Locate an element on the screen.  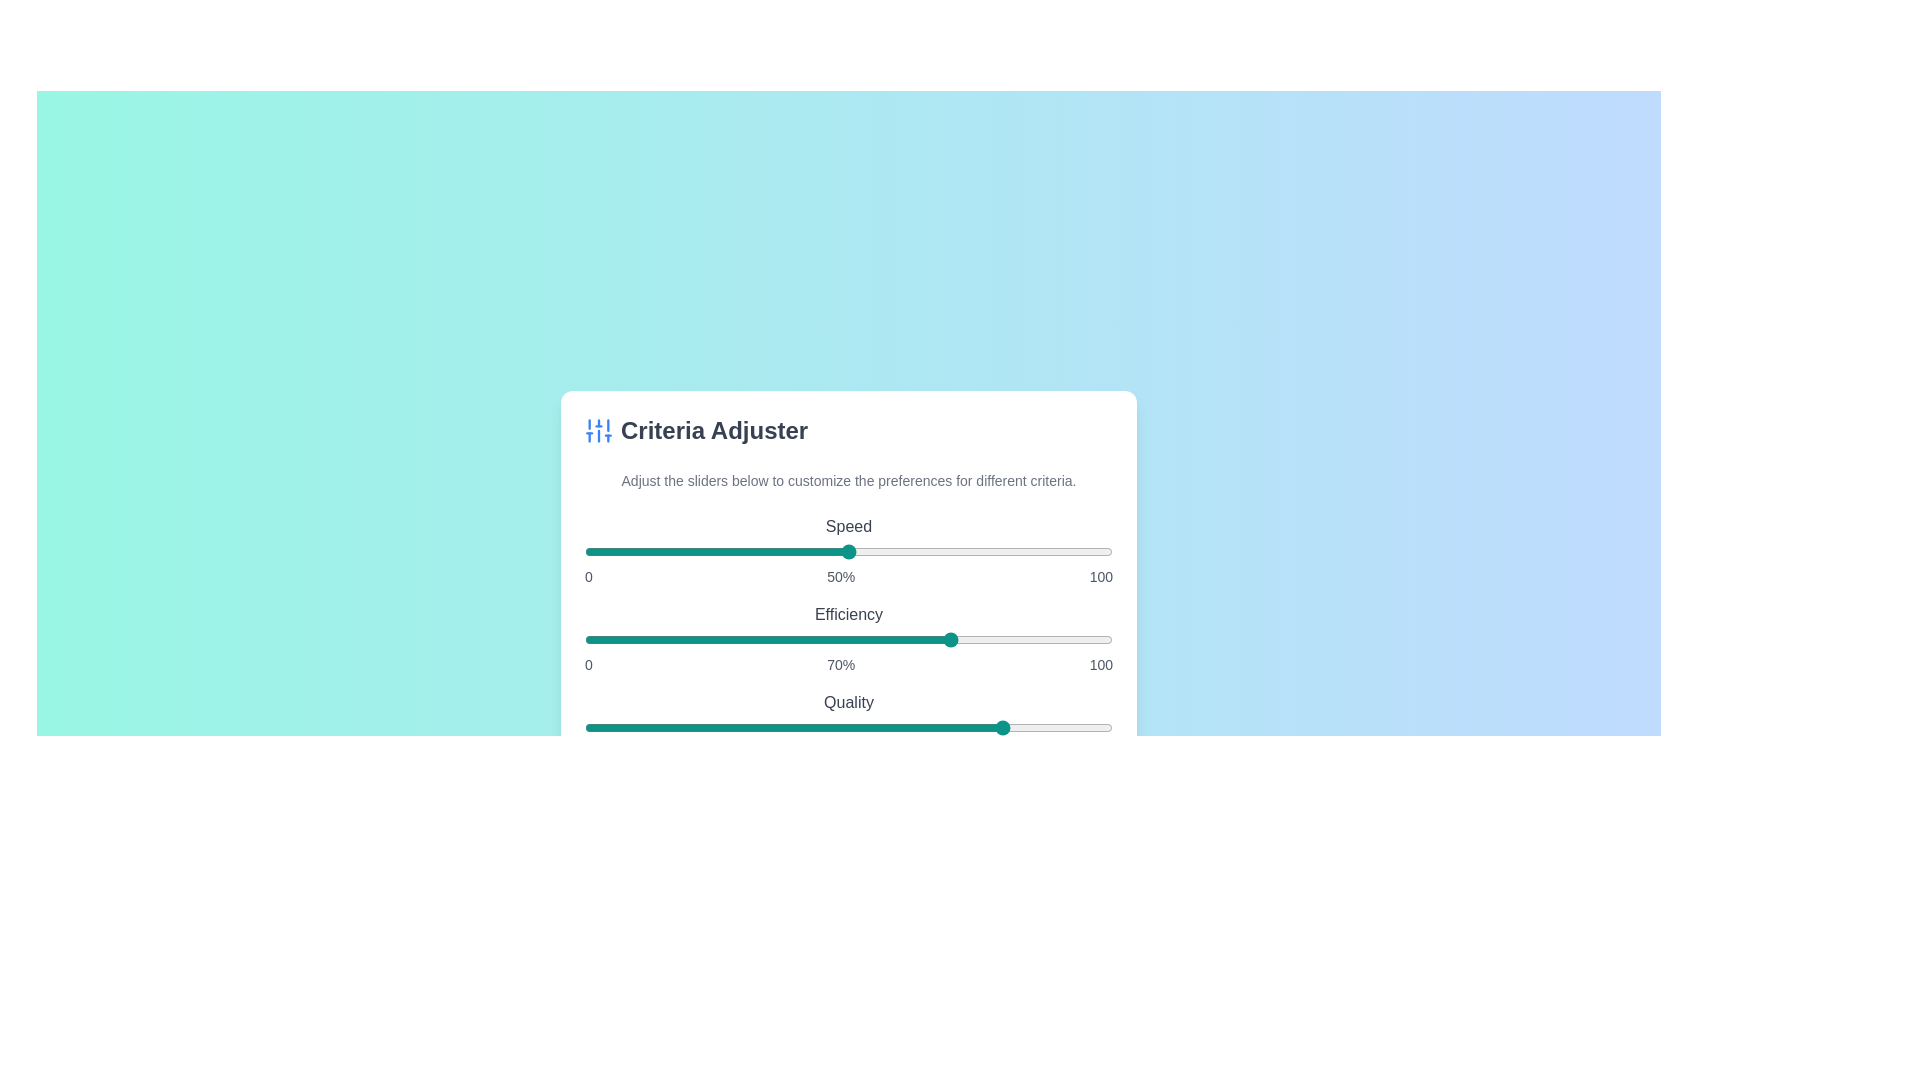
the 'Quality' slider to set its value to 82 is located at coordinates (1017, 728).